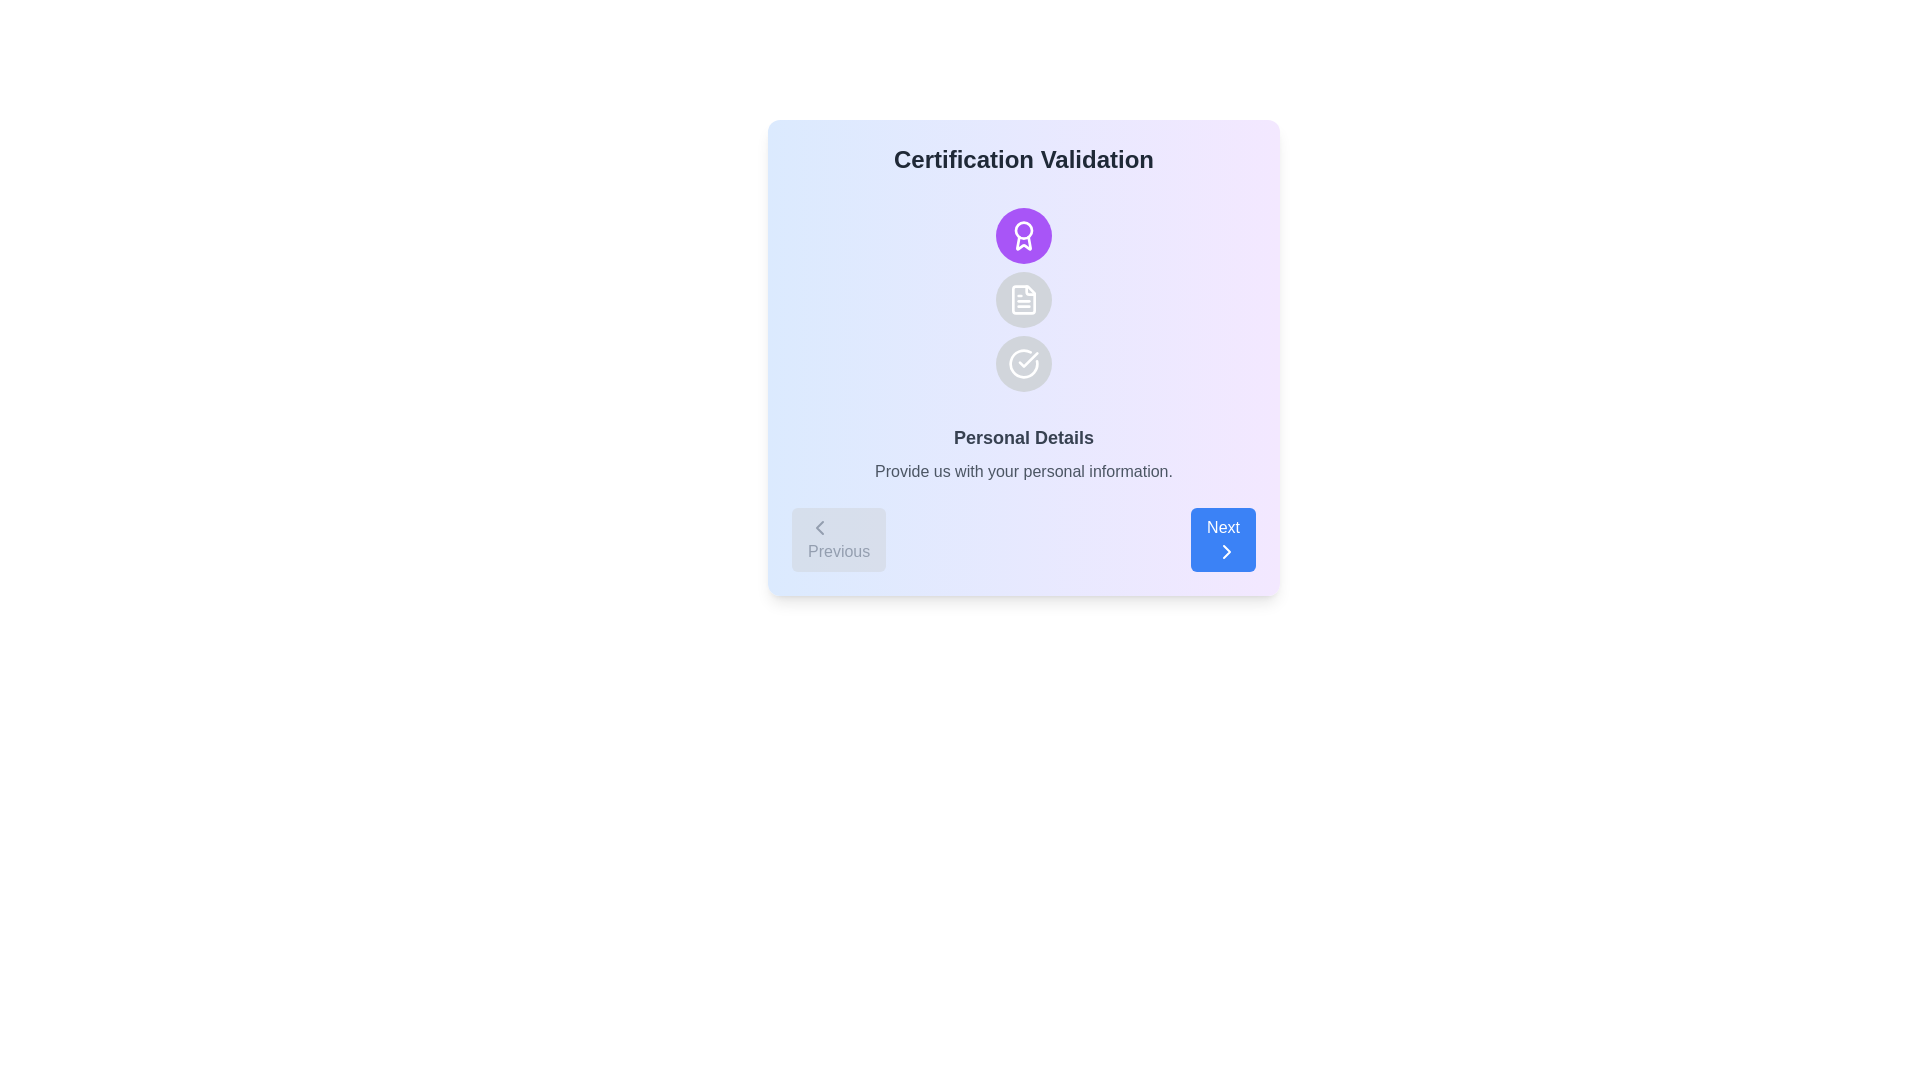 This screenshot has width=1920, height=1080. What do you see at coordinates (1023, 454) in the screenshot?
I see `the text element that provides information about the current step in the process titled 'Certification Validation', which is centrally located within a card interface` at bounding box center [1023, 454].